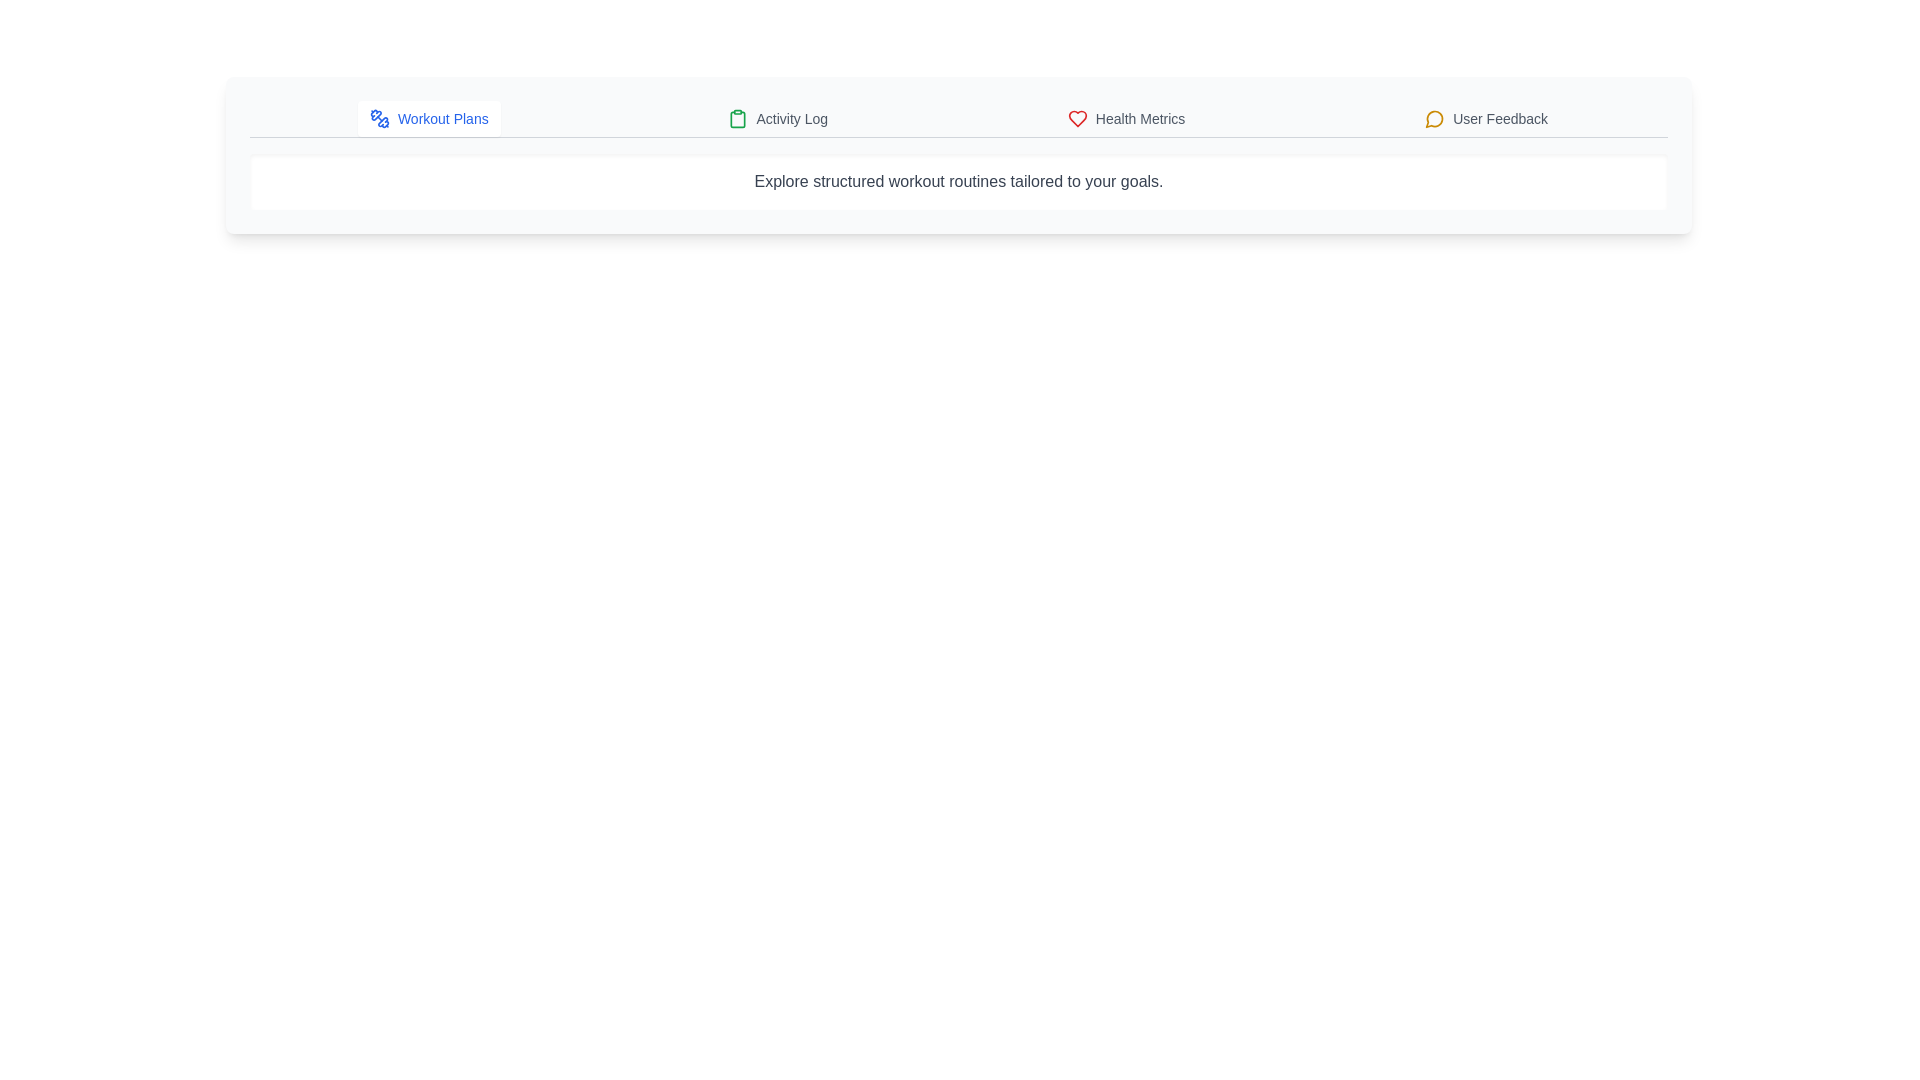 This screenshot has width=1920, height=1080. Describe the element at coordinates (1076, 119) in the screenshot. I see `the heart-shaped outline icon representing a 'like' or favorite action in the 'Health Metrics' section of the navigation menu` at that location.